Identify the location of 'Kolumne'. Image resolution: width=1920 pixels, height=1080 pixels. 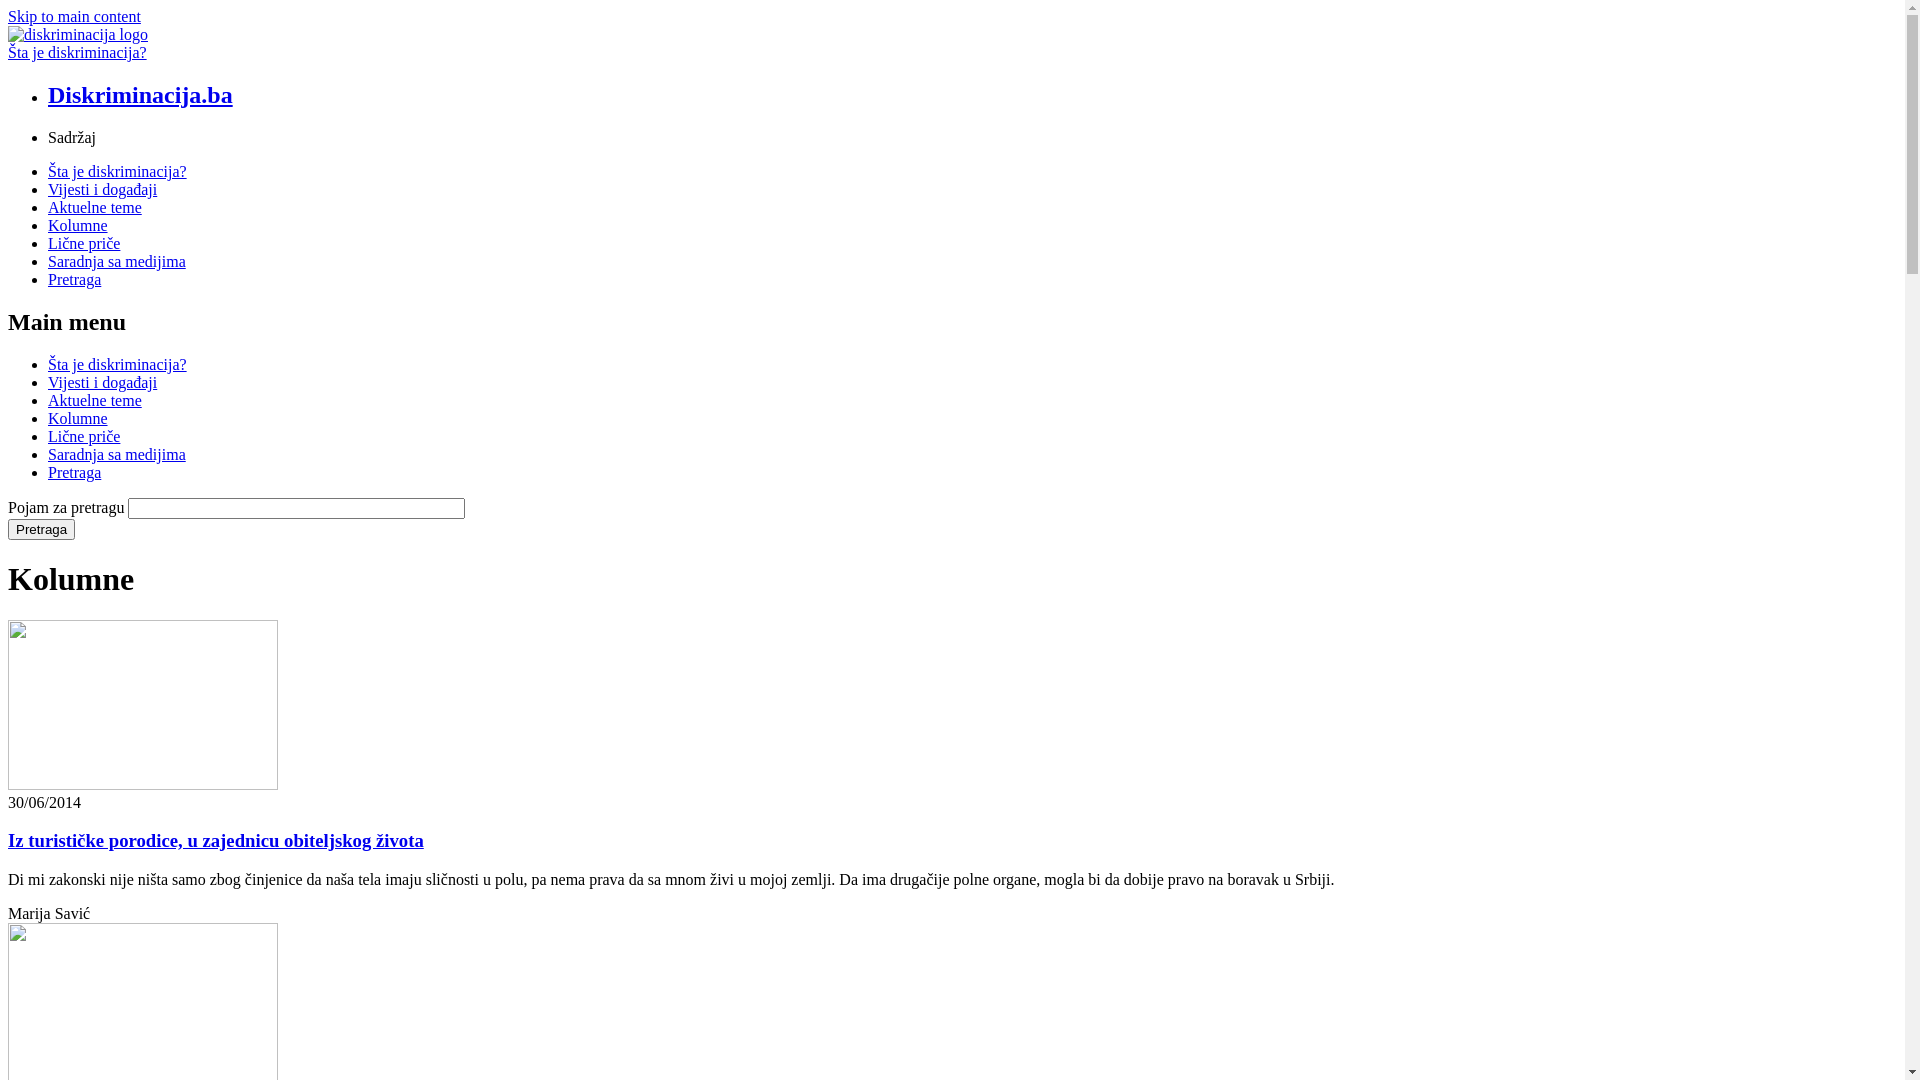
(48, 417).